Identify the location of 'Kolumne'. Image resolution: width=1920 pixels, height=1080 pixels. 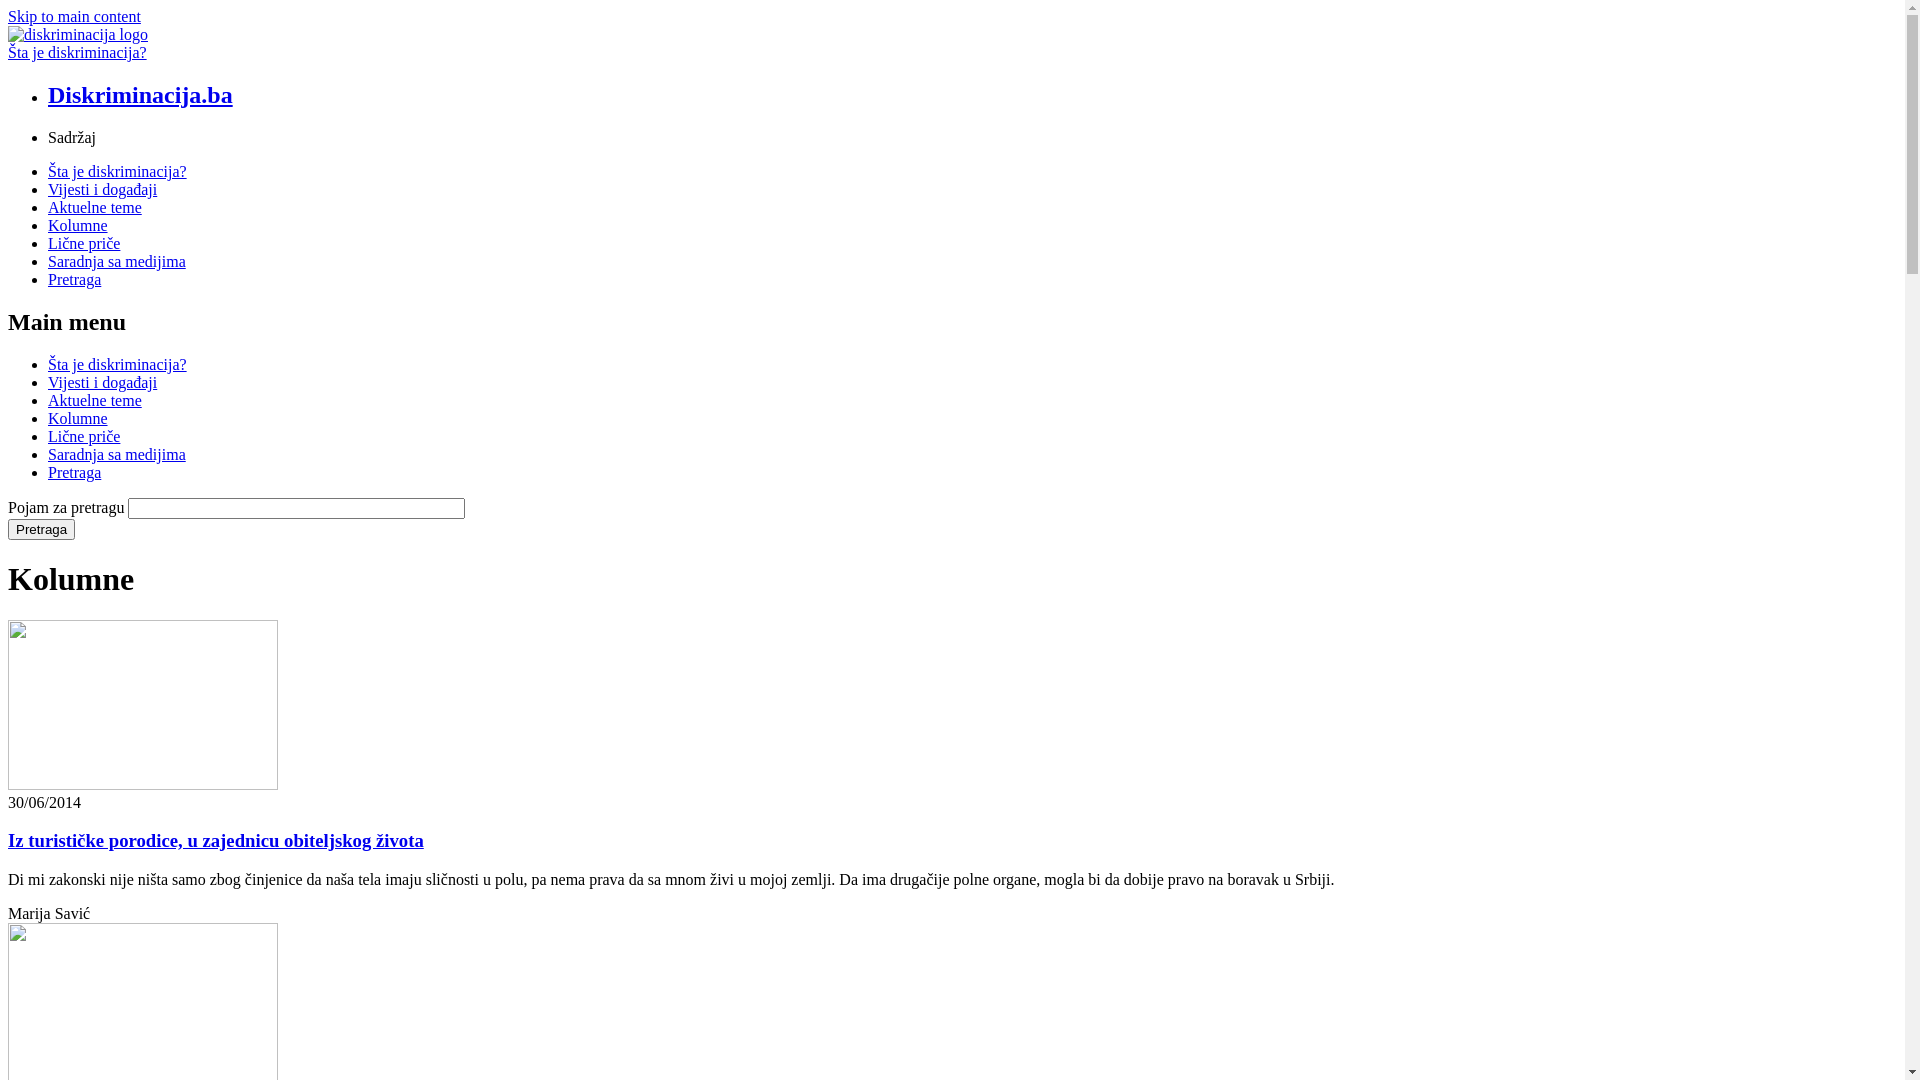
(48, 417).